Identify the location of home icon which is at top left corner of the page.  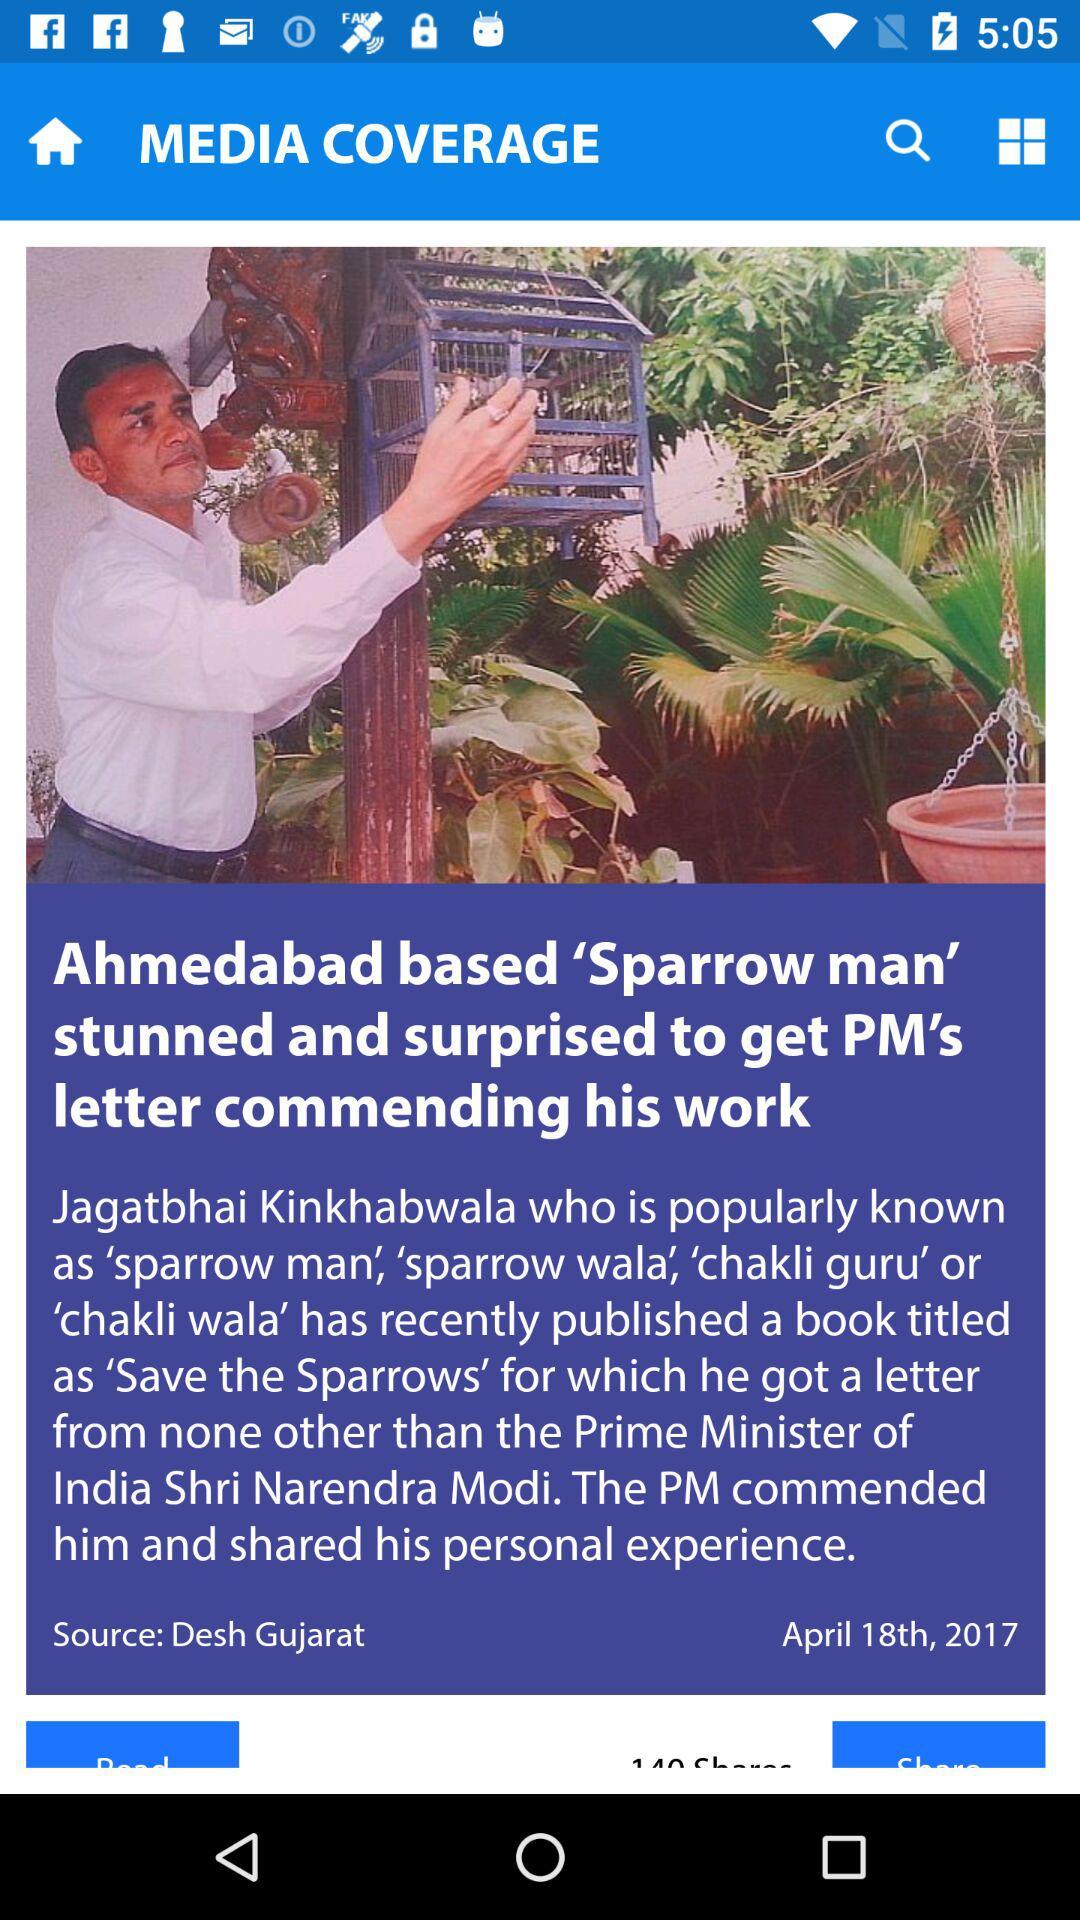
(55, 140).